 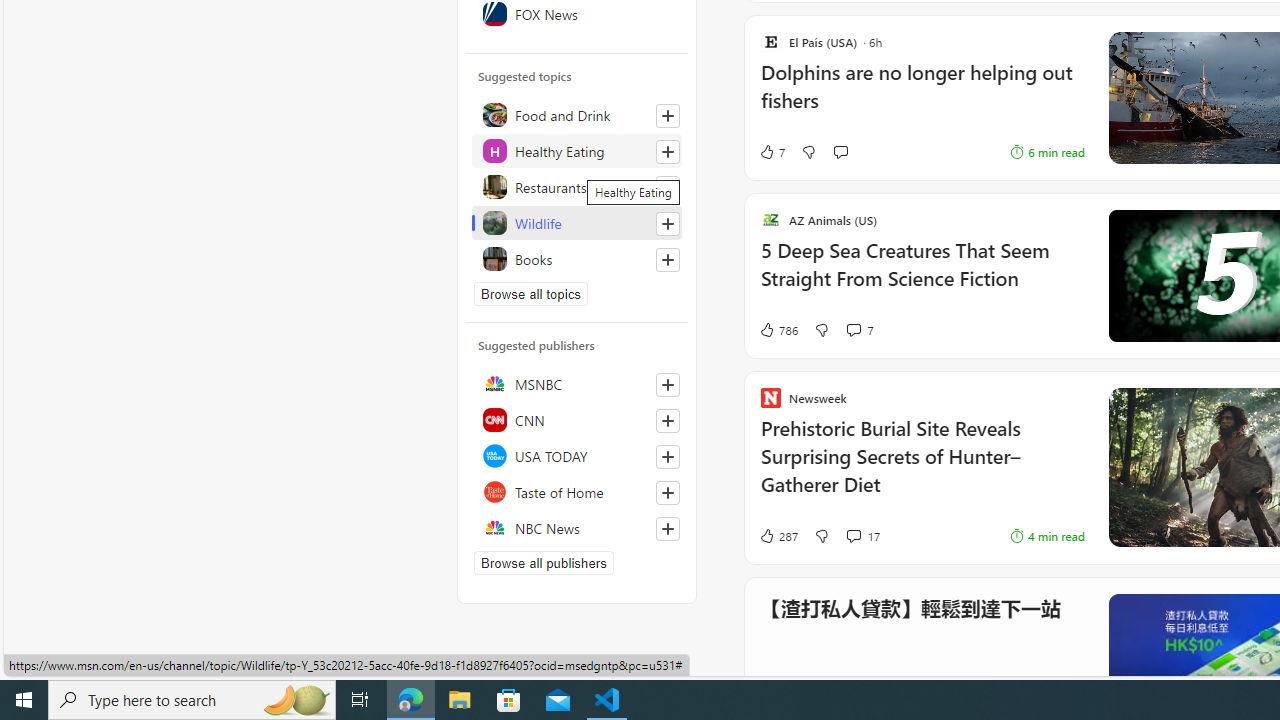 I want to click on 'Browse all topics', so click(x=531, y=294).